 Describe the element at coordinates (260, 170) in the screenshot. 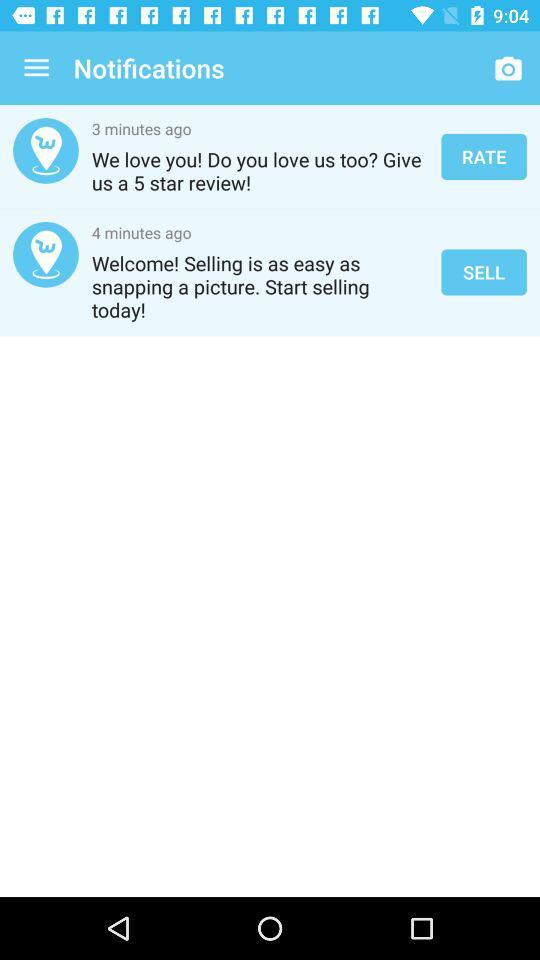

I see `icon above 4 minutes ago icon` at that location.